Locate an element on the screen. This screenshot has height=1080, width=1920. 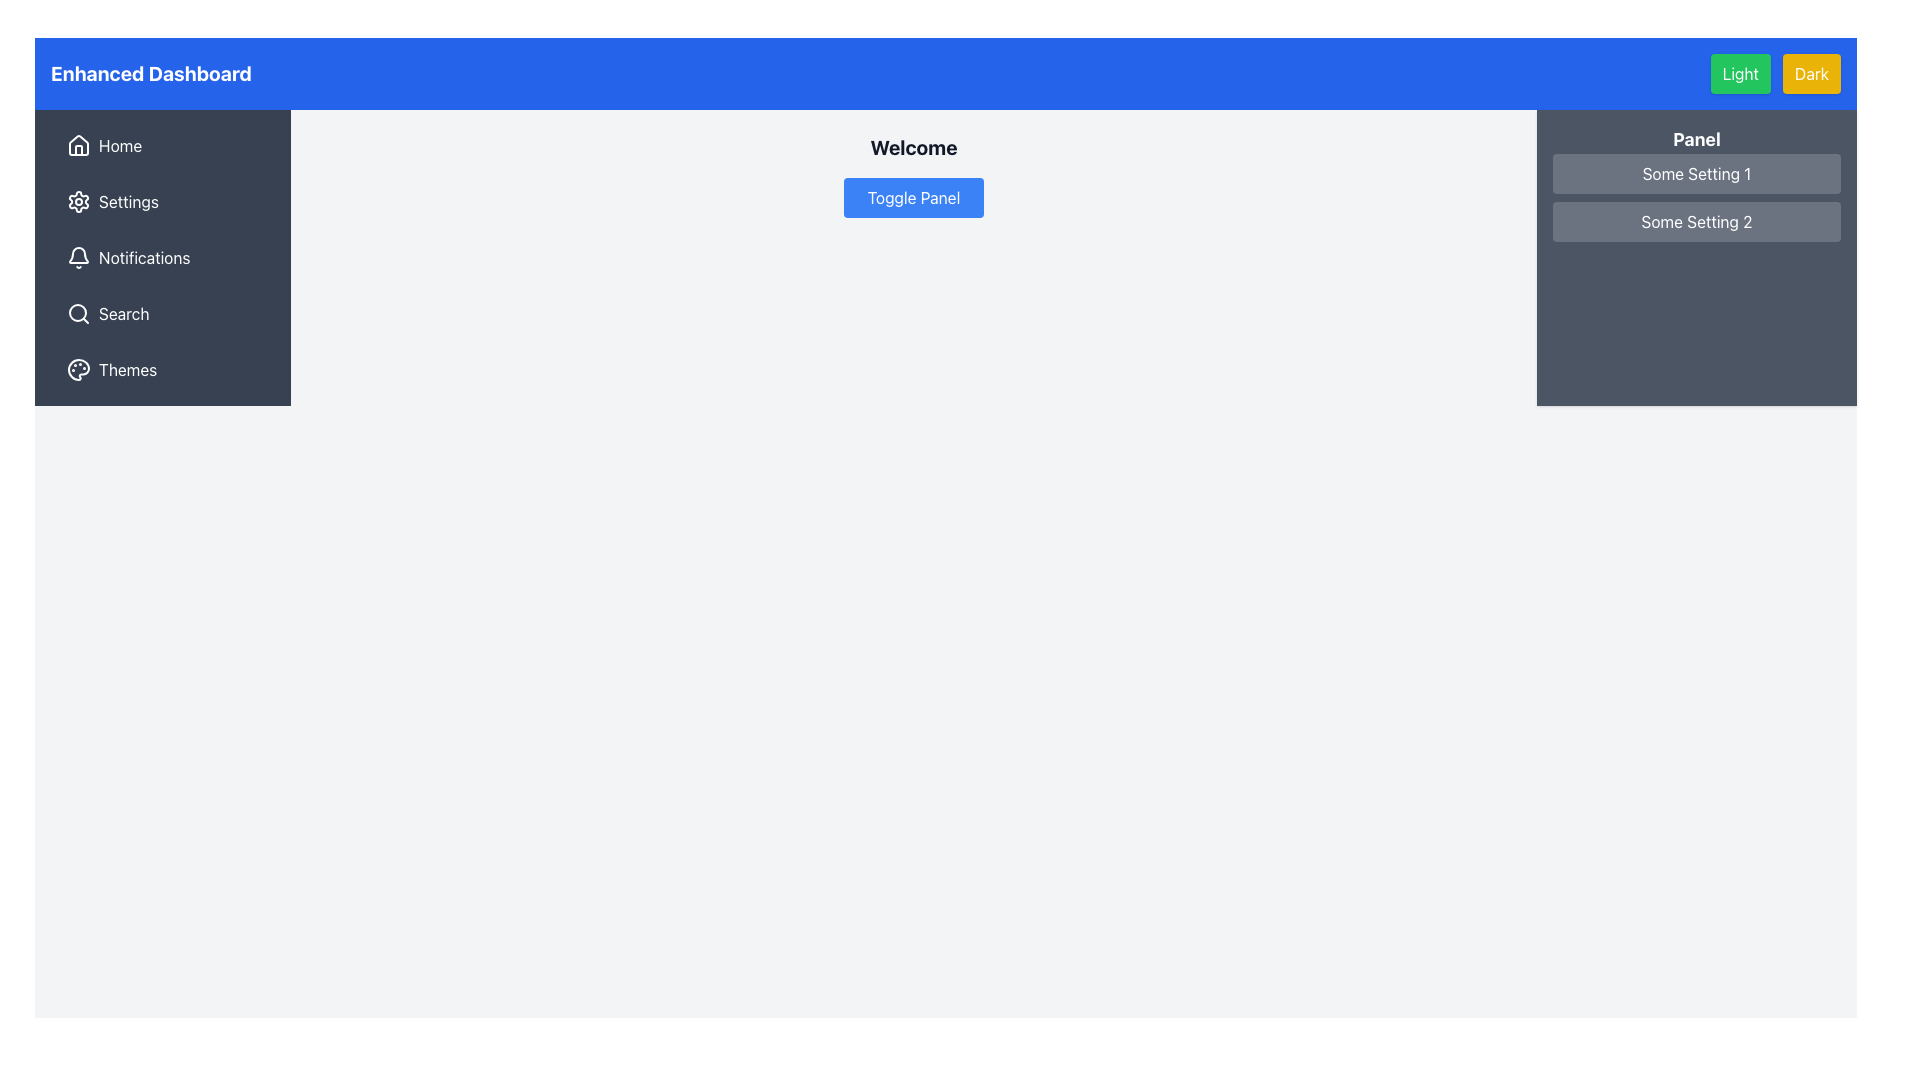
the painter's palette SVG icon located within the 'Themes' section of the left navigation menu is located at coordinates (78, 370).